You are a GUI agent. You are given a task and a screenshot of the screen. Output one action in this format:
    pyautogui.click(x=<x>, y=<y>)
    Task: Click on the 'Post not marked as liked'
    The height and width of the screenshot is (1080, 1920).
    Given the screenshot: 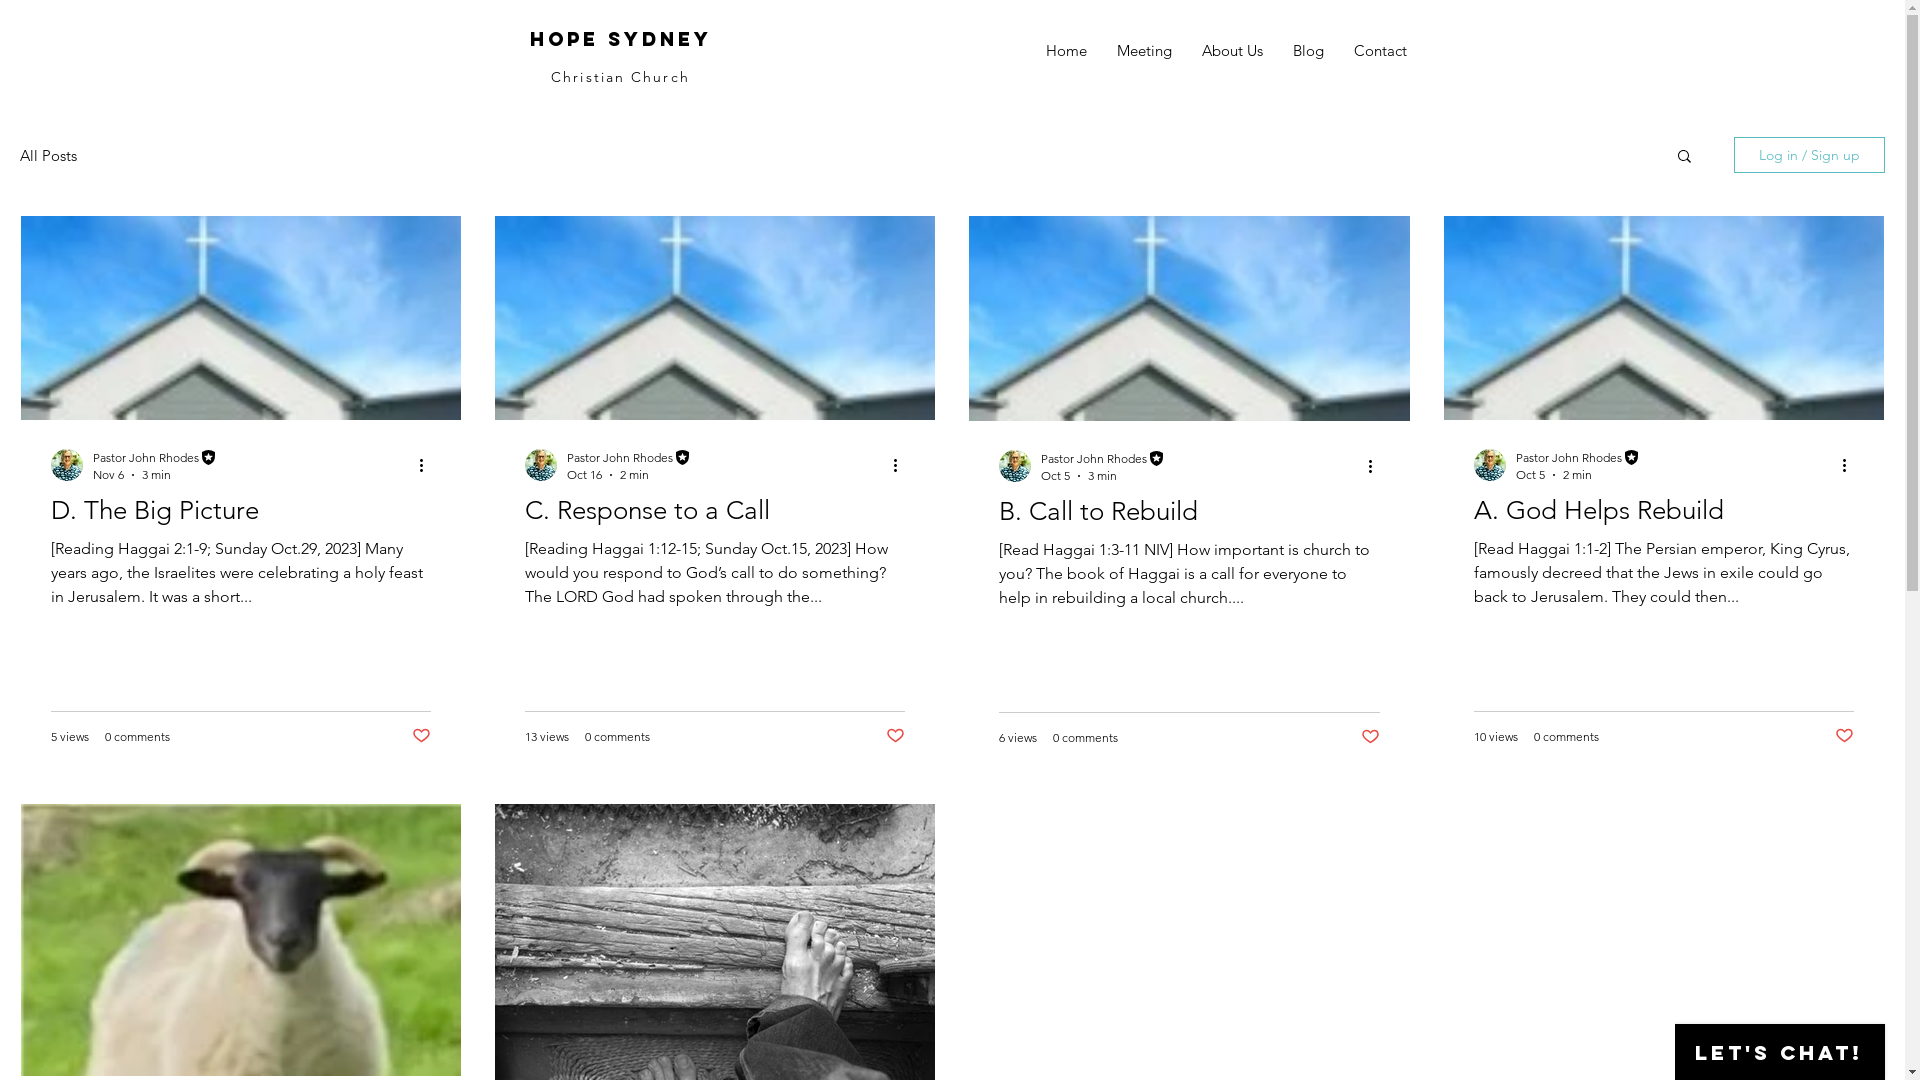 What is the action you would take?
    pyautogui.click(x=894, y=736)
    